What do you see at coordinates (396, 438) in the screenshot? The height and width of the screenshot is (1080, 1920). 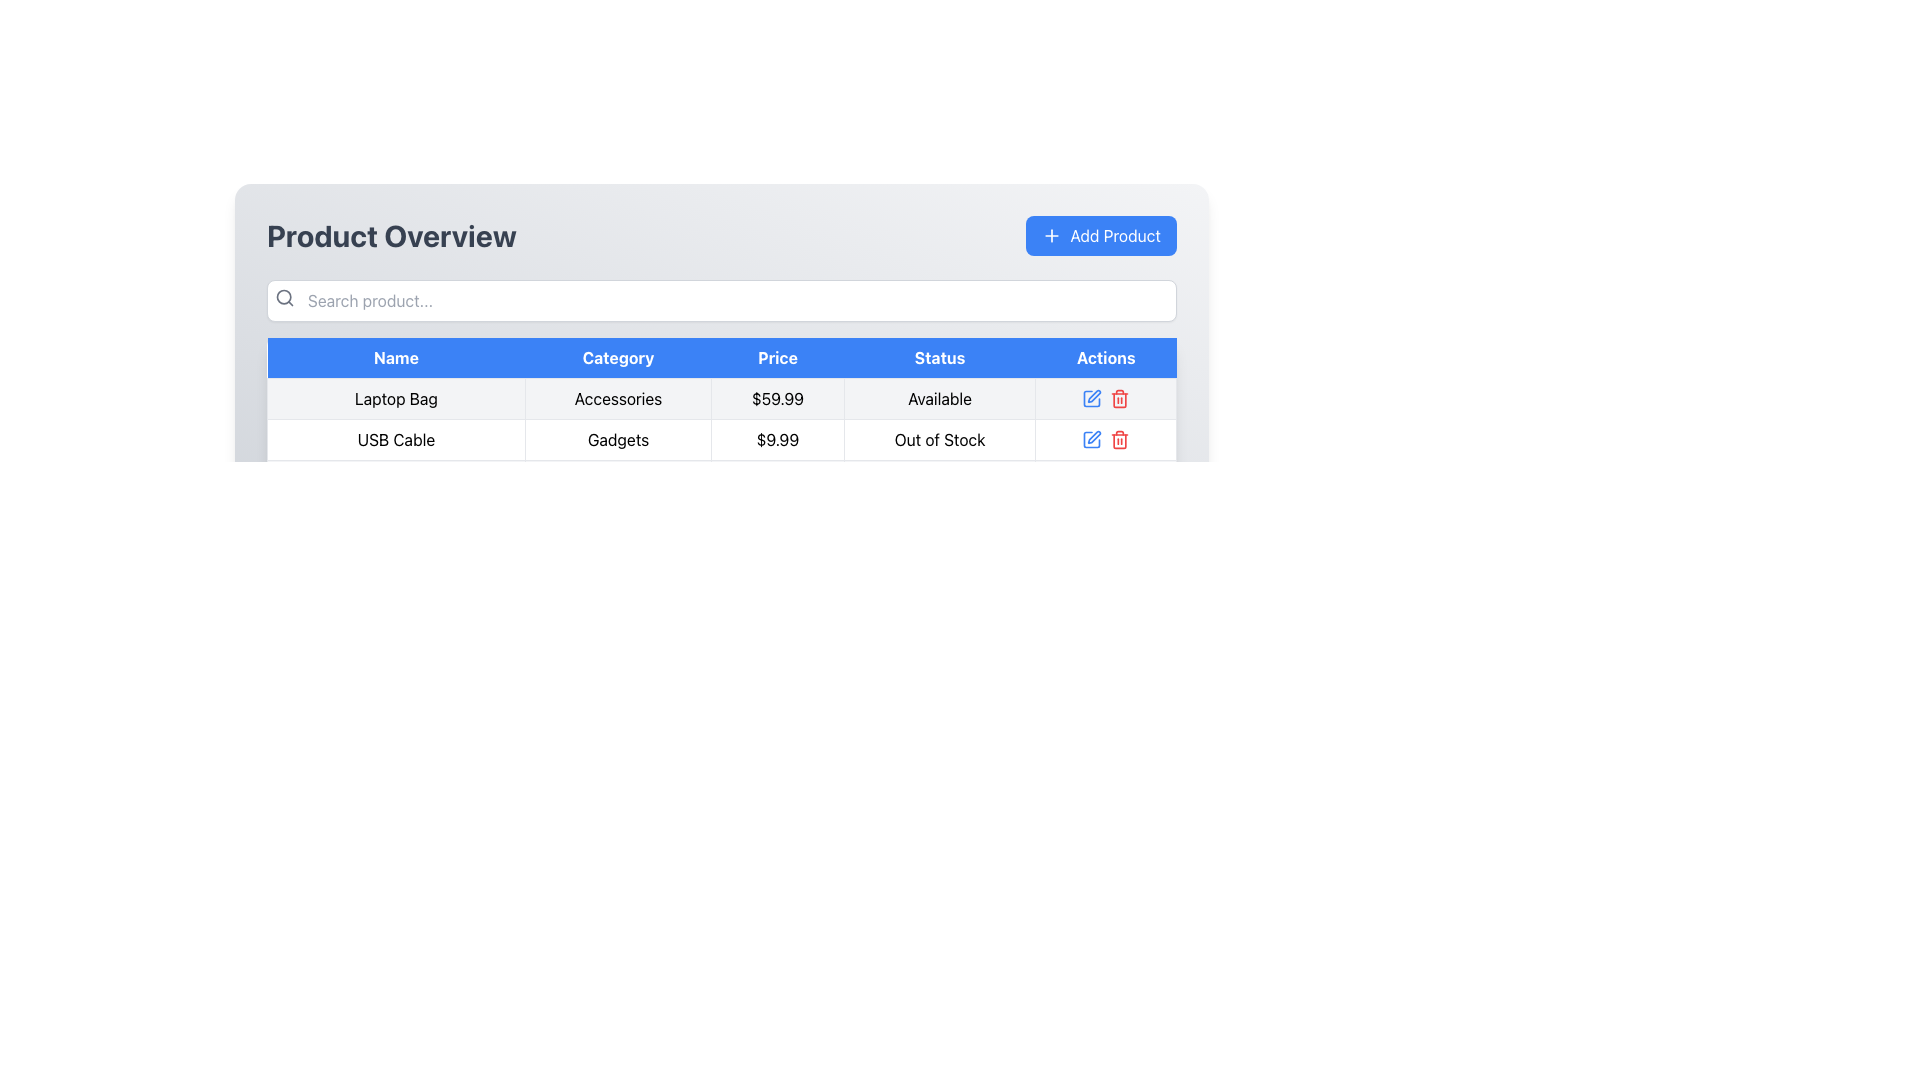 I see `the first table cell in the second row under the 'Name' column, which represents a product's name` at bounding box center [396, 438].